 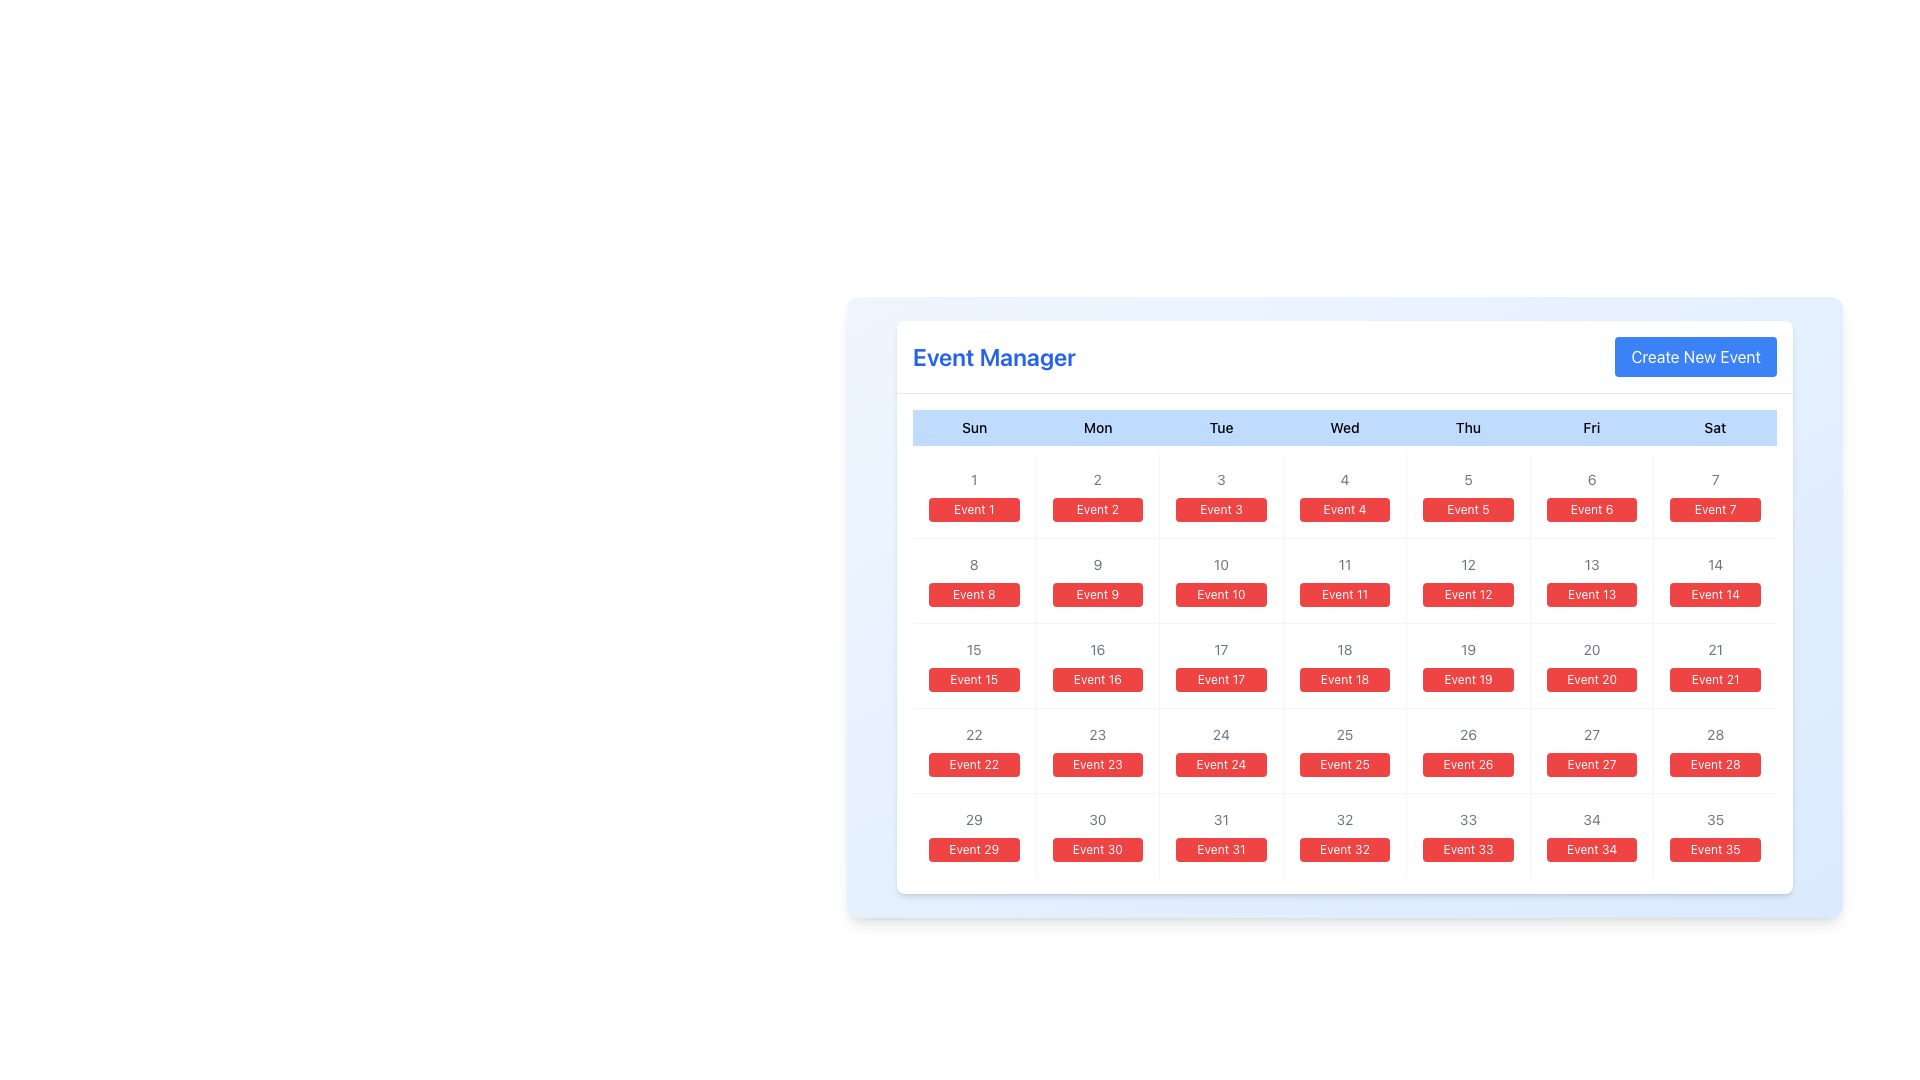 I want to click on the sixth grid cell in the fourth row of the calendar interface, which has a white background, rounded corners, and contains the text 'Event 20', so click(x=1591, y=666).